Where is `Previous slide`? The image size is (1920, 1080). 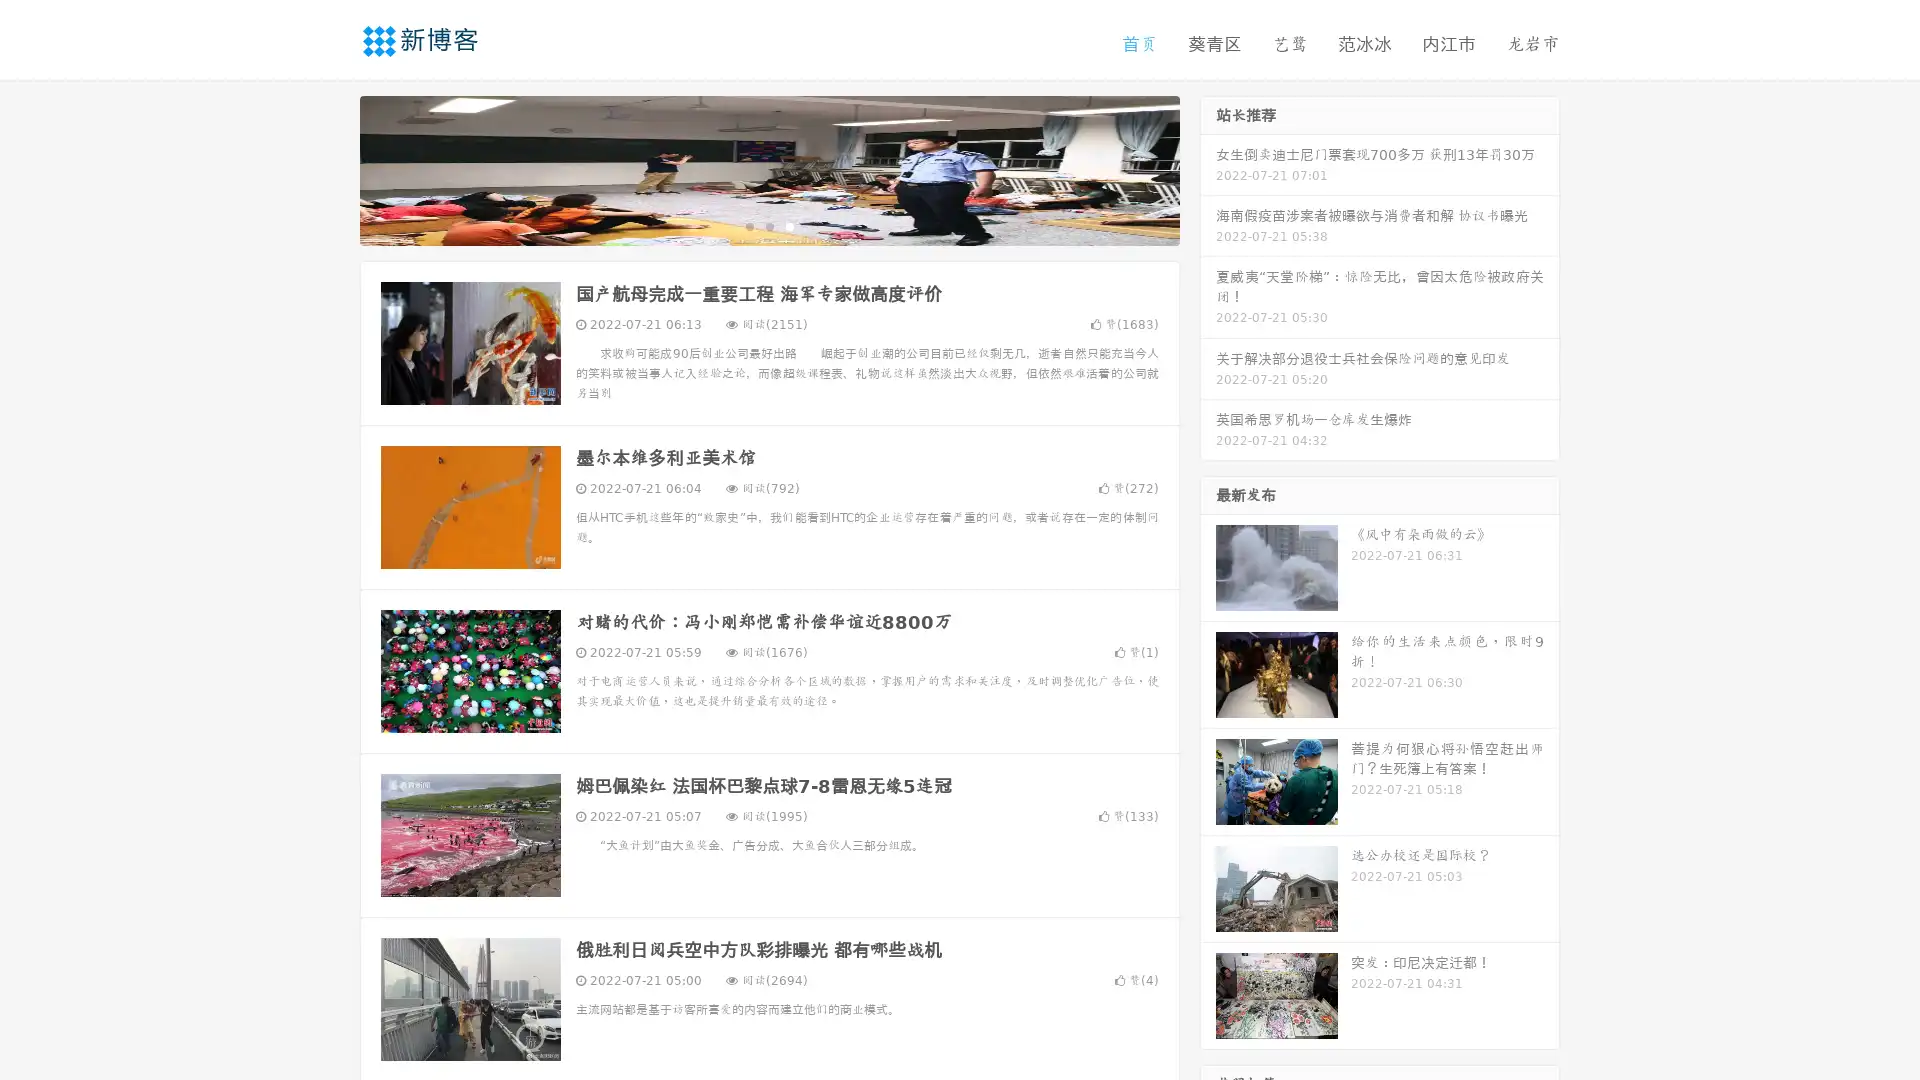 Previous slide is located at coordinates (330, 168).